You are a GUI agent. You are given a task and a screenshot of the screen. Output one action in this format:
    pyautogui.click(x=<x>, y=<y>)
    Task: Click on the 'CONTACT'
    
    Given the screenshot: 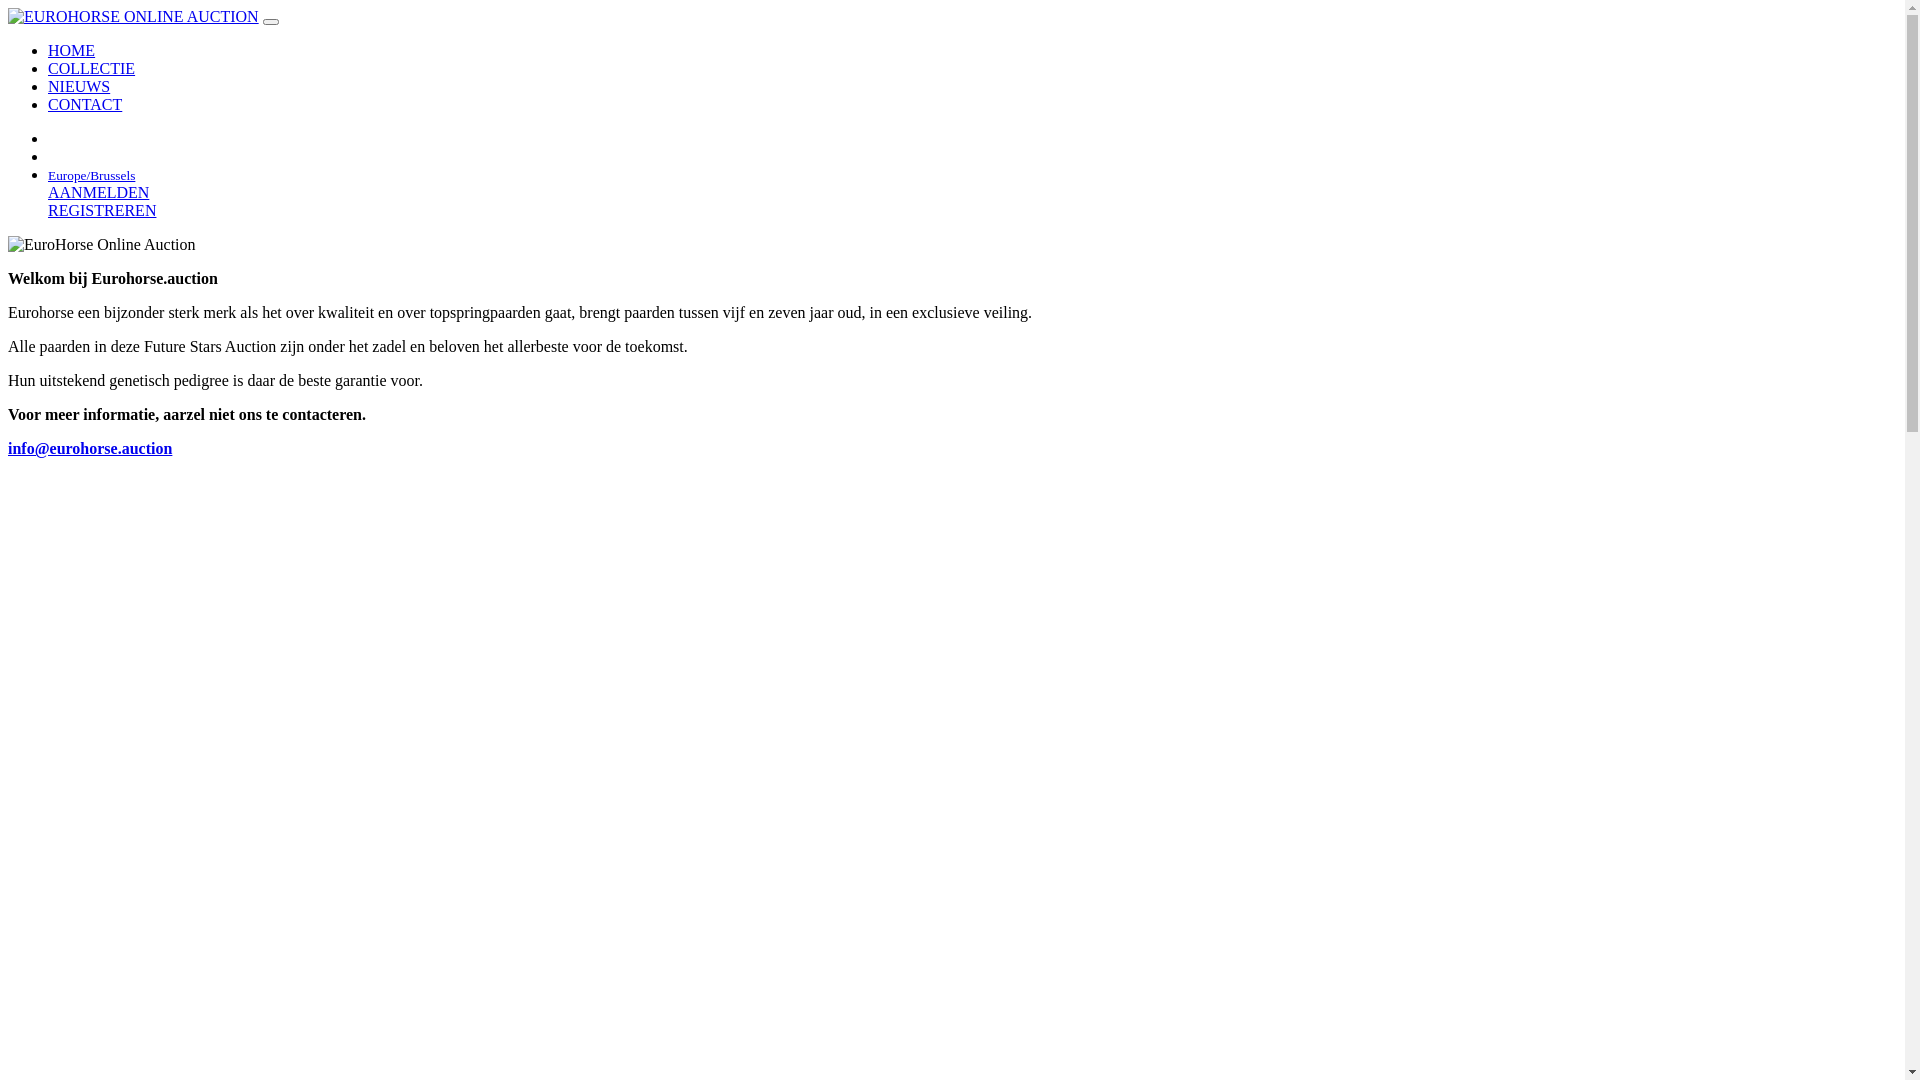 What is the action you would take?
    pyautogui.click(x=48, y=104)
    